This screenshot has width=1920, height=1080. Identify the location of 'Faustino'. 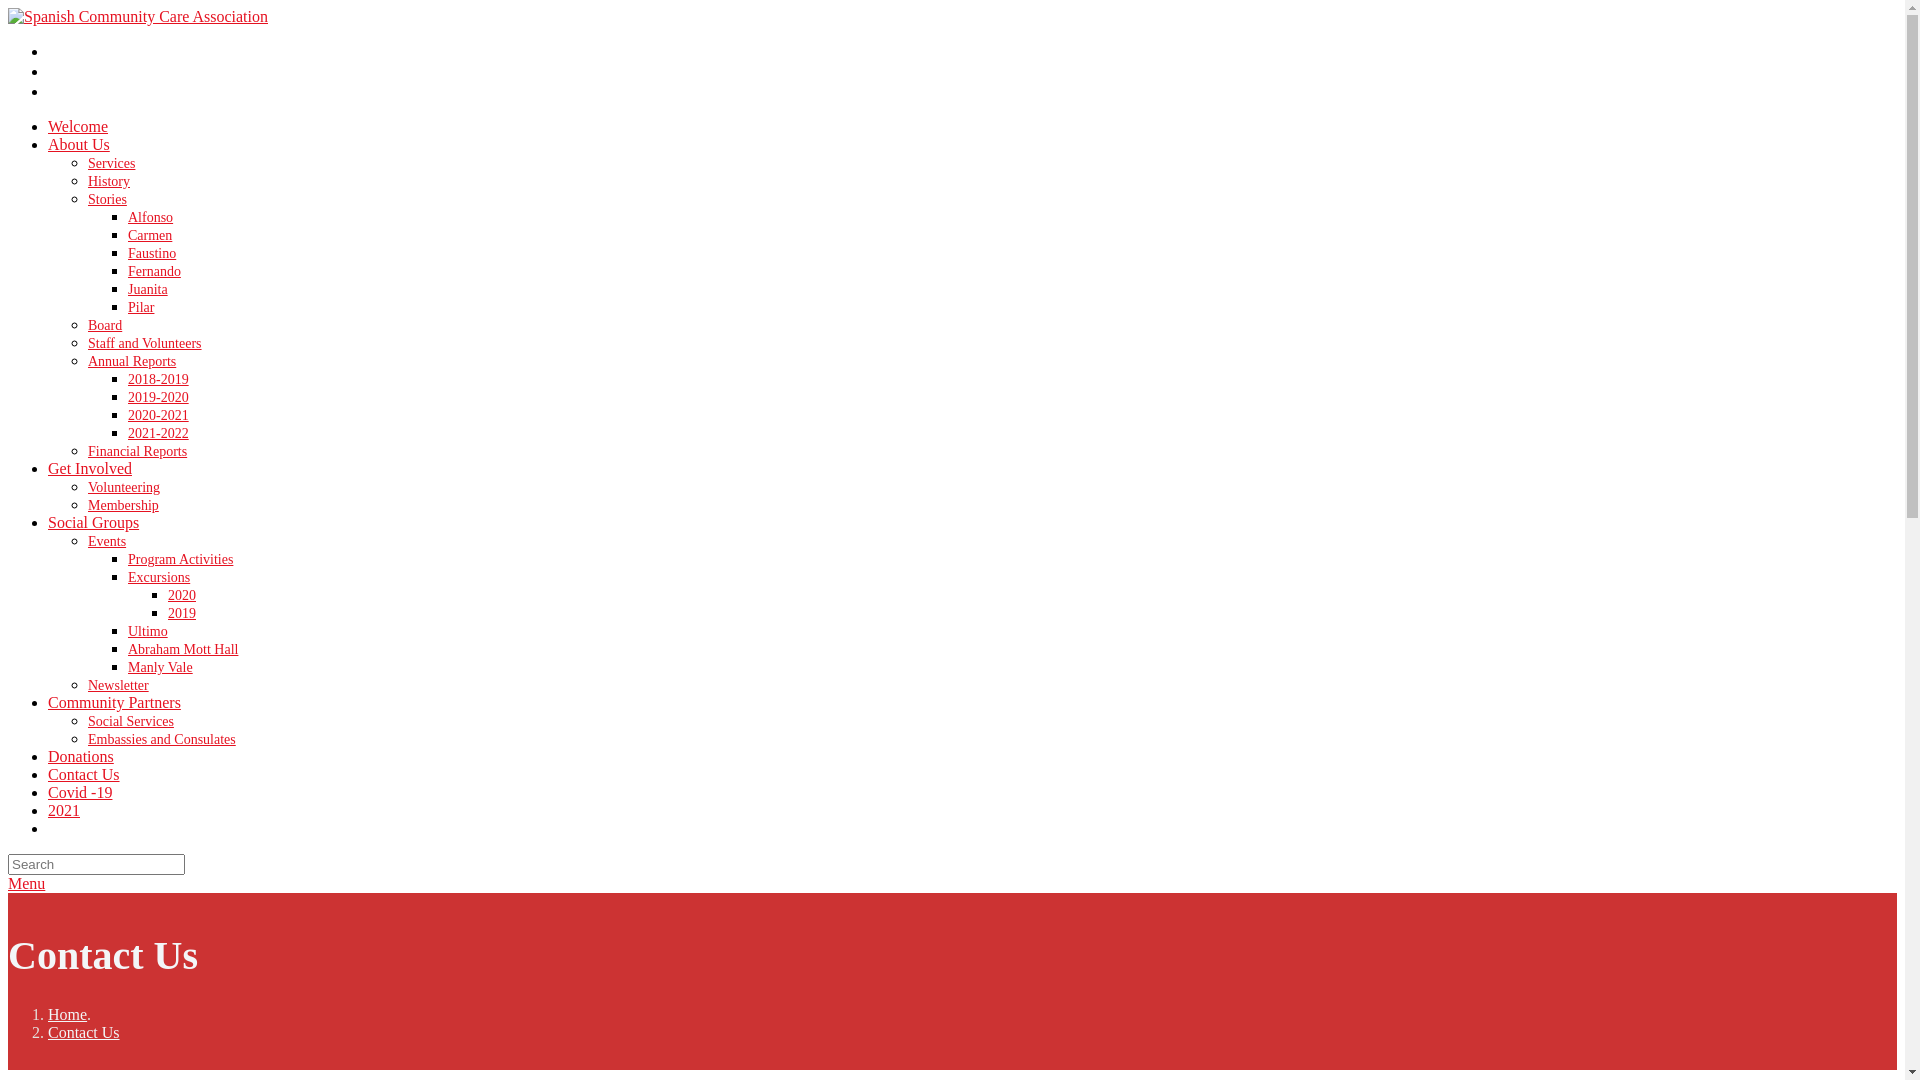
(127, 252).